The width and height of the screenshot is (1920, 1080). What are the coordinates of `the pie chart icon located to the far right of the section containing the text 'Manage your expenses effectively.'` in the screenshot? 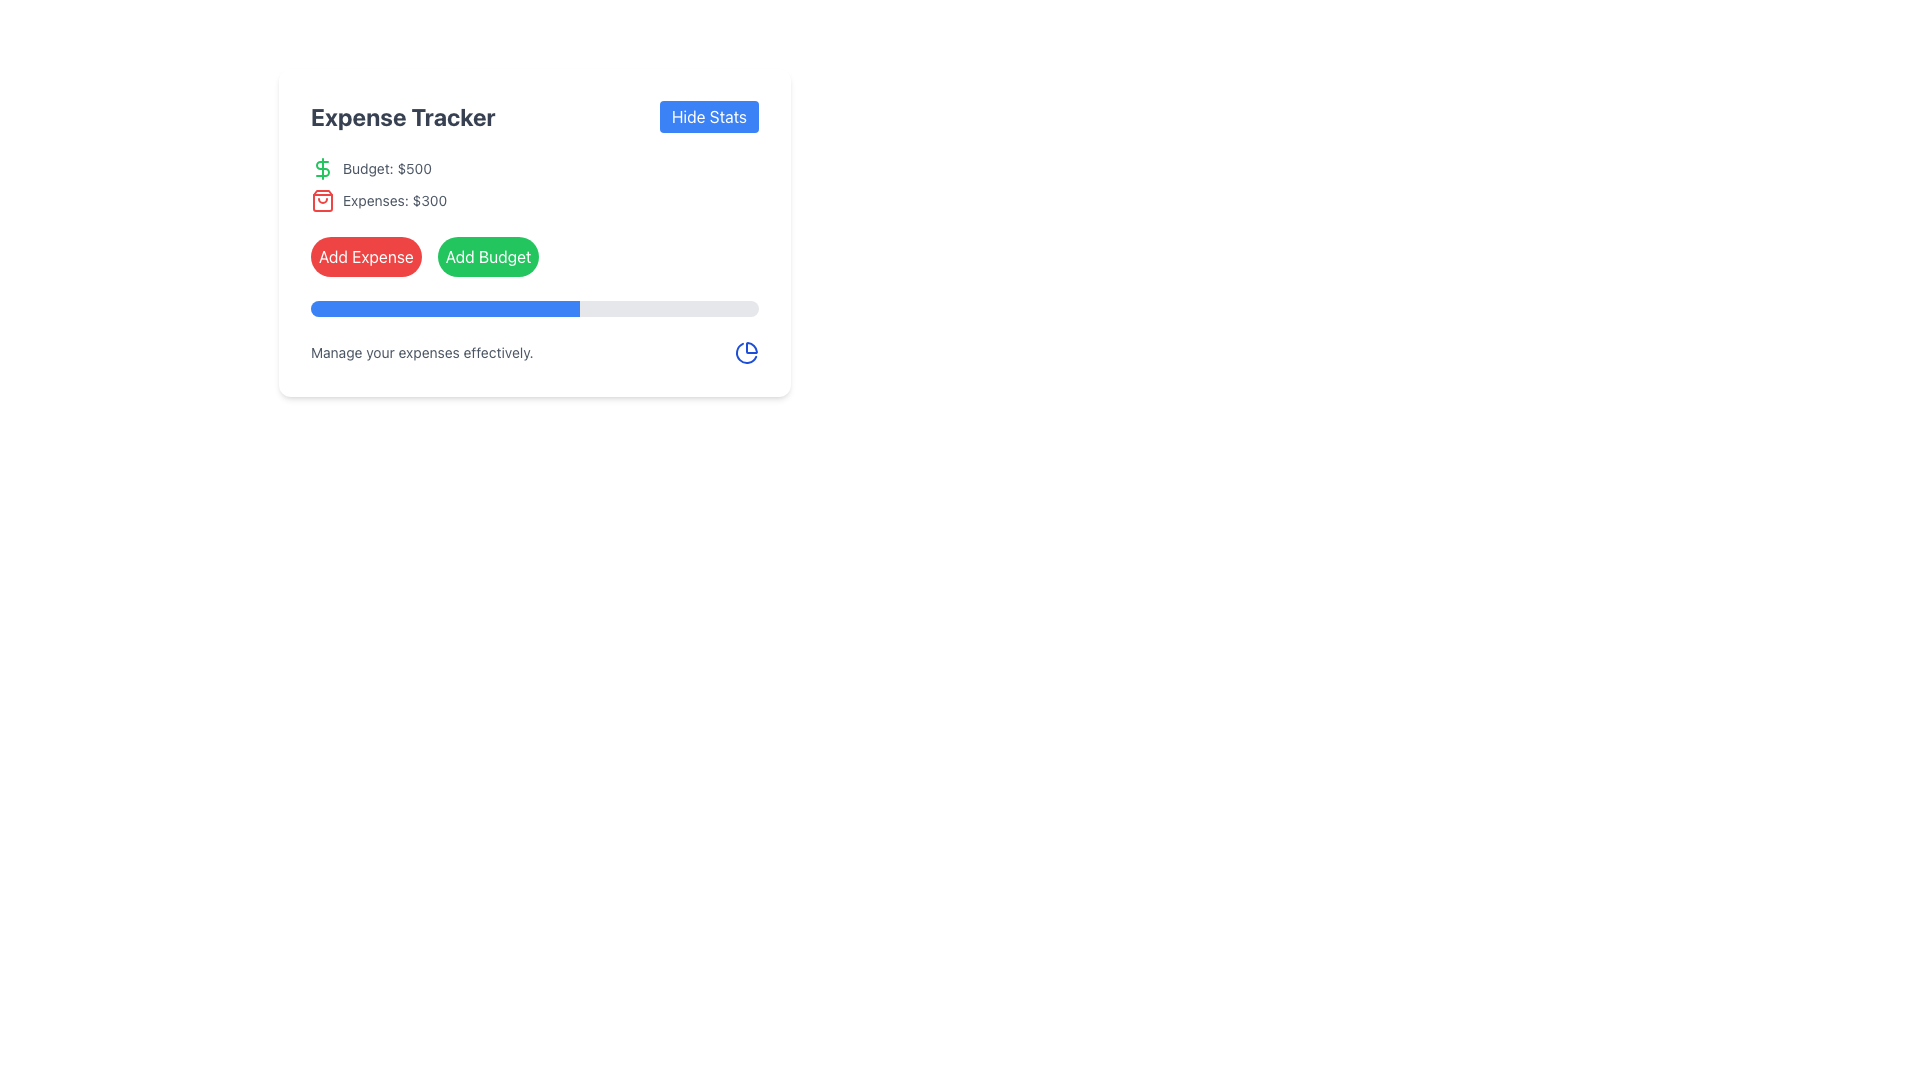 It's located at (746, 352).